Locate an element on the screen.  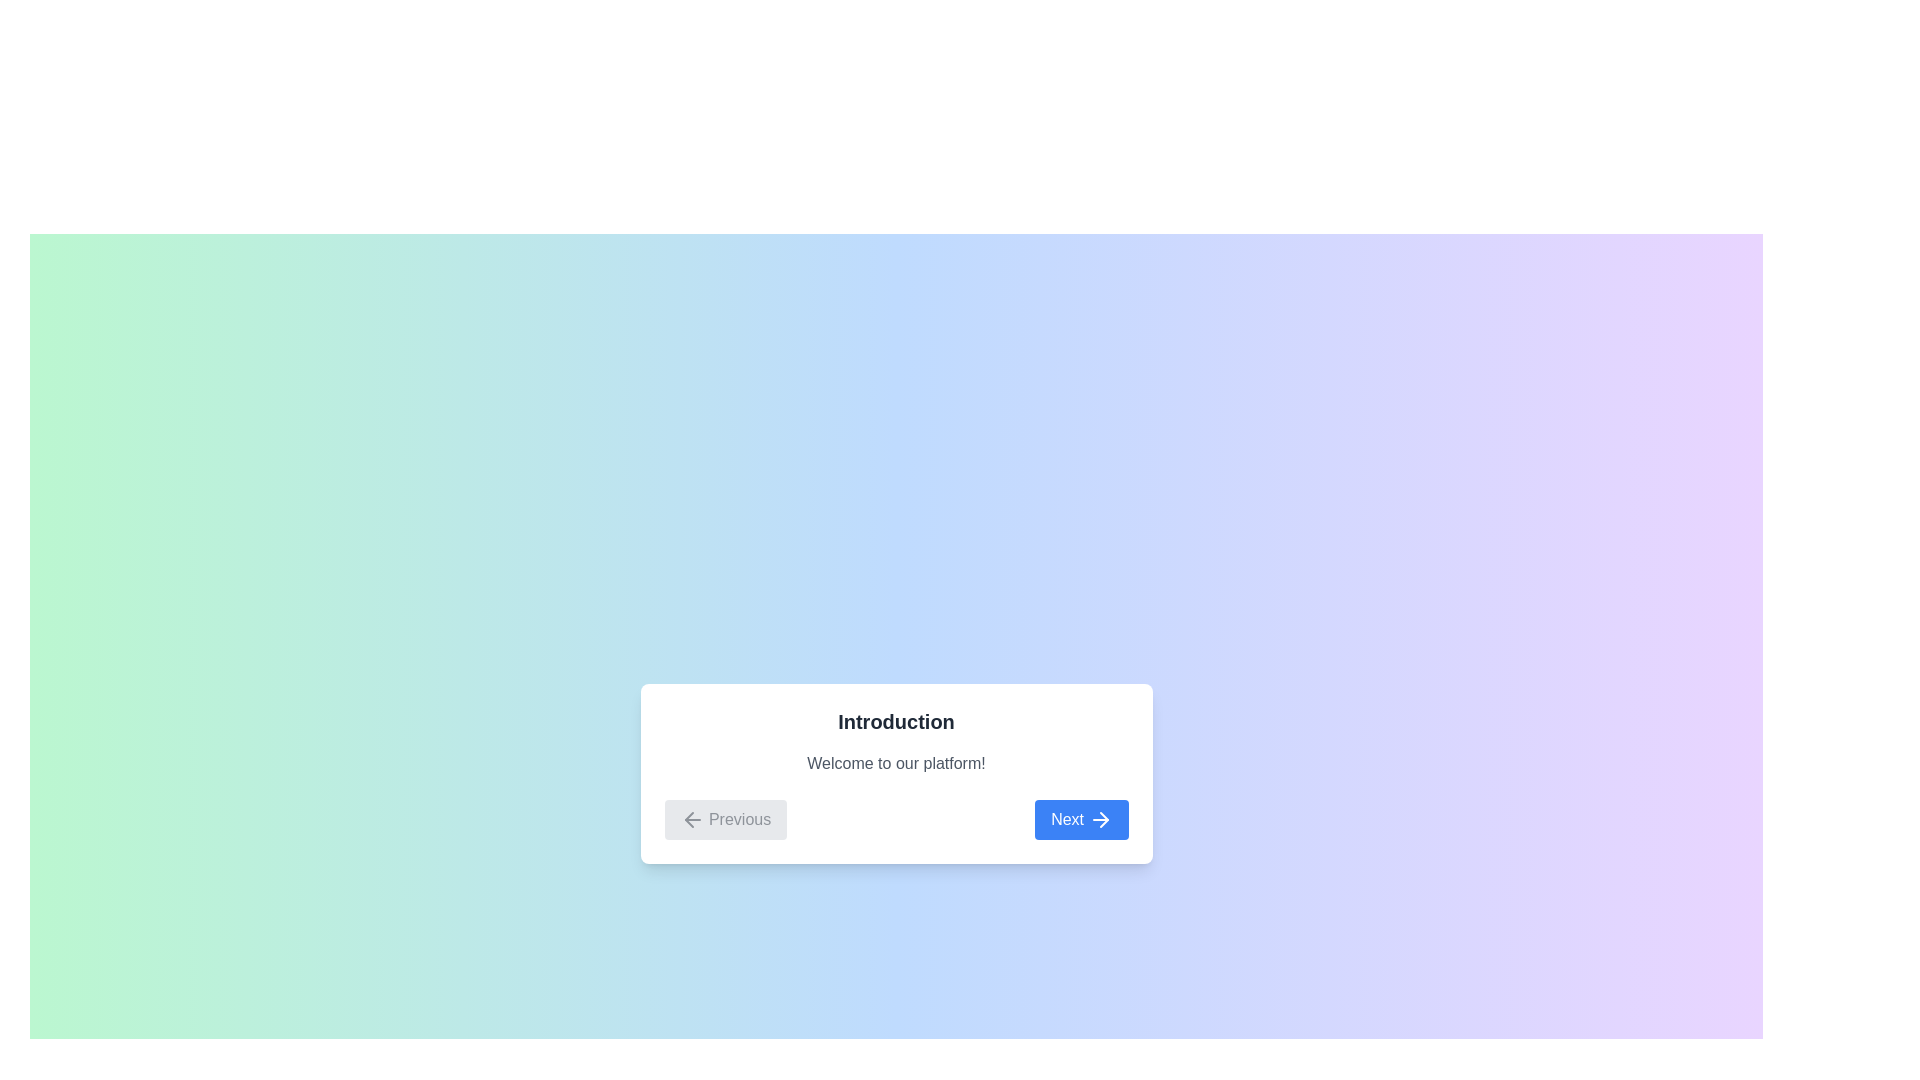
the left-pointing arrow icon in the 'Previous' button to observe potential visual changes is located at coordinates (689, 820).